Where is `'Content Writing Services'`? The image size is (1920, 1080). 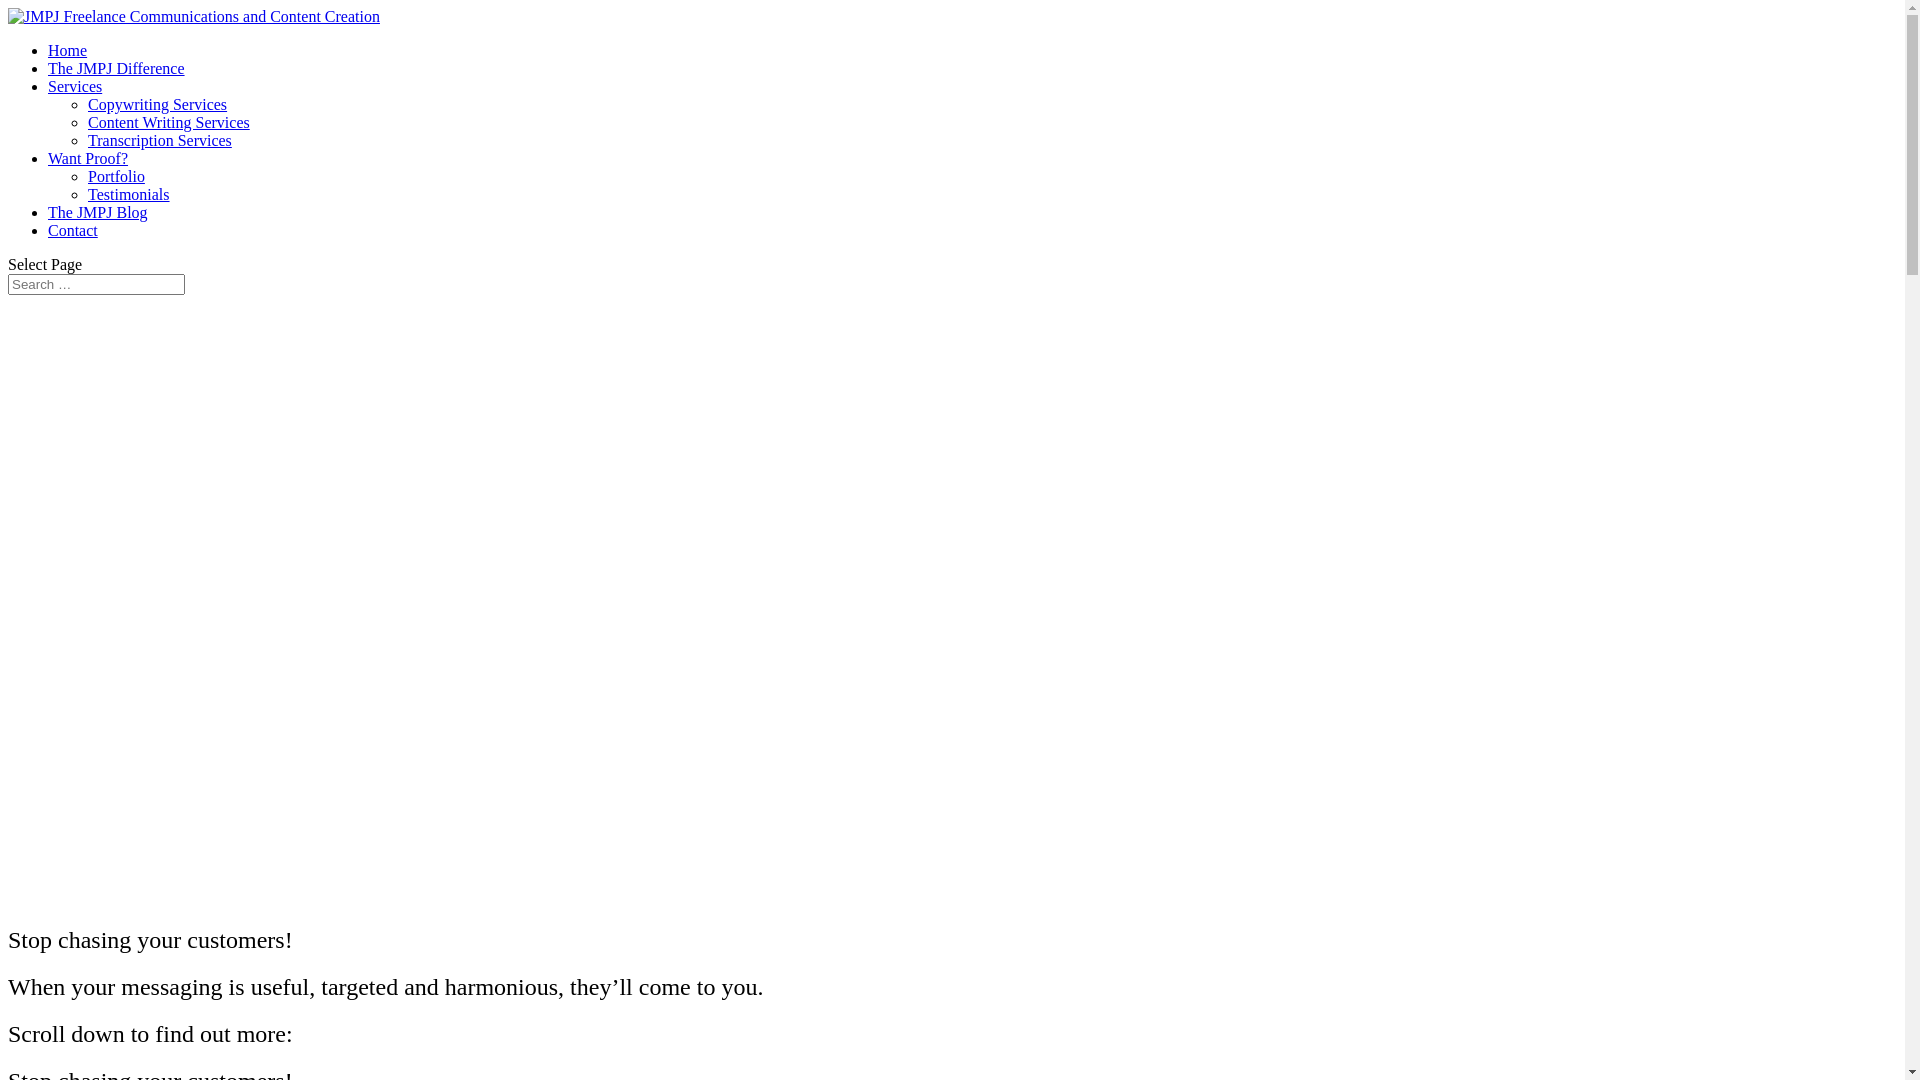 'Content Writing Services' is located at coordinates (168, 122).